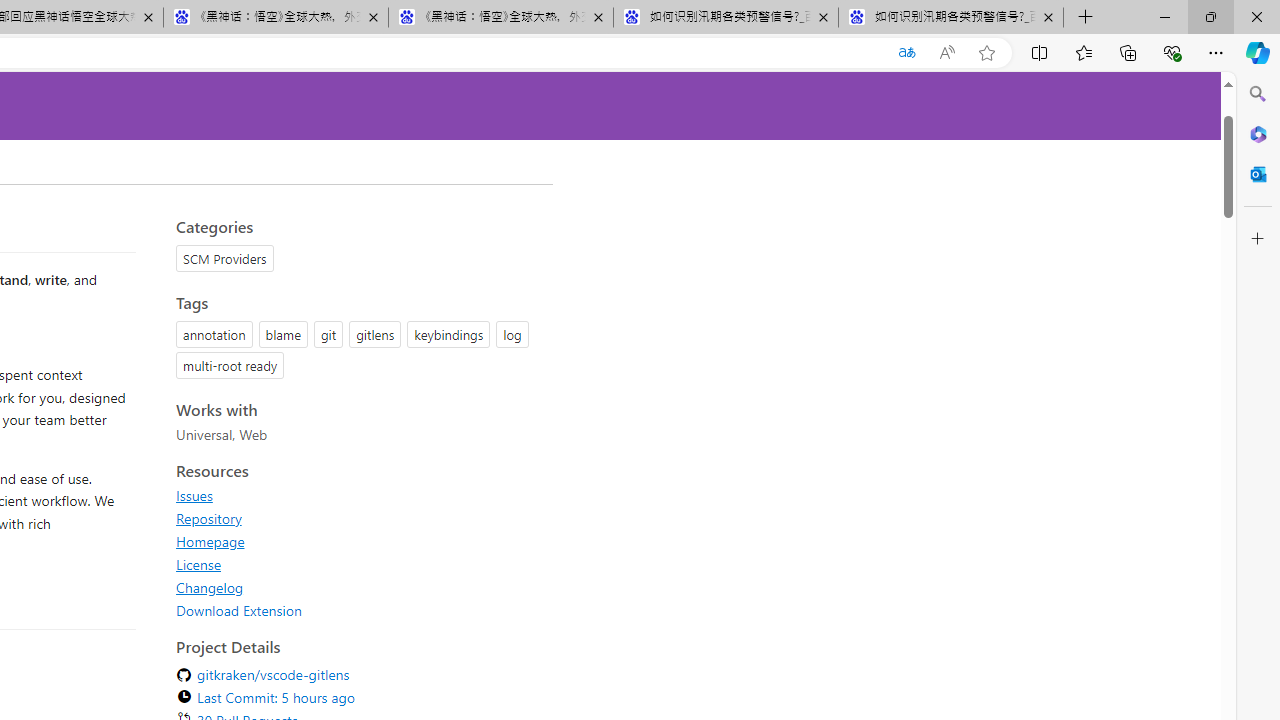  I want to click on 'Issues', so click(194, 495).